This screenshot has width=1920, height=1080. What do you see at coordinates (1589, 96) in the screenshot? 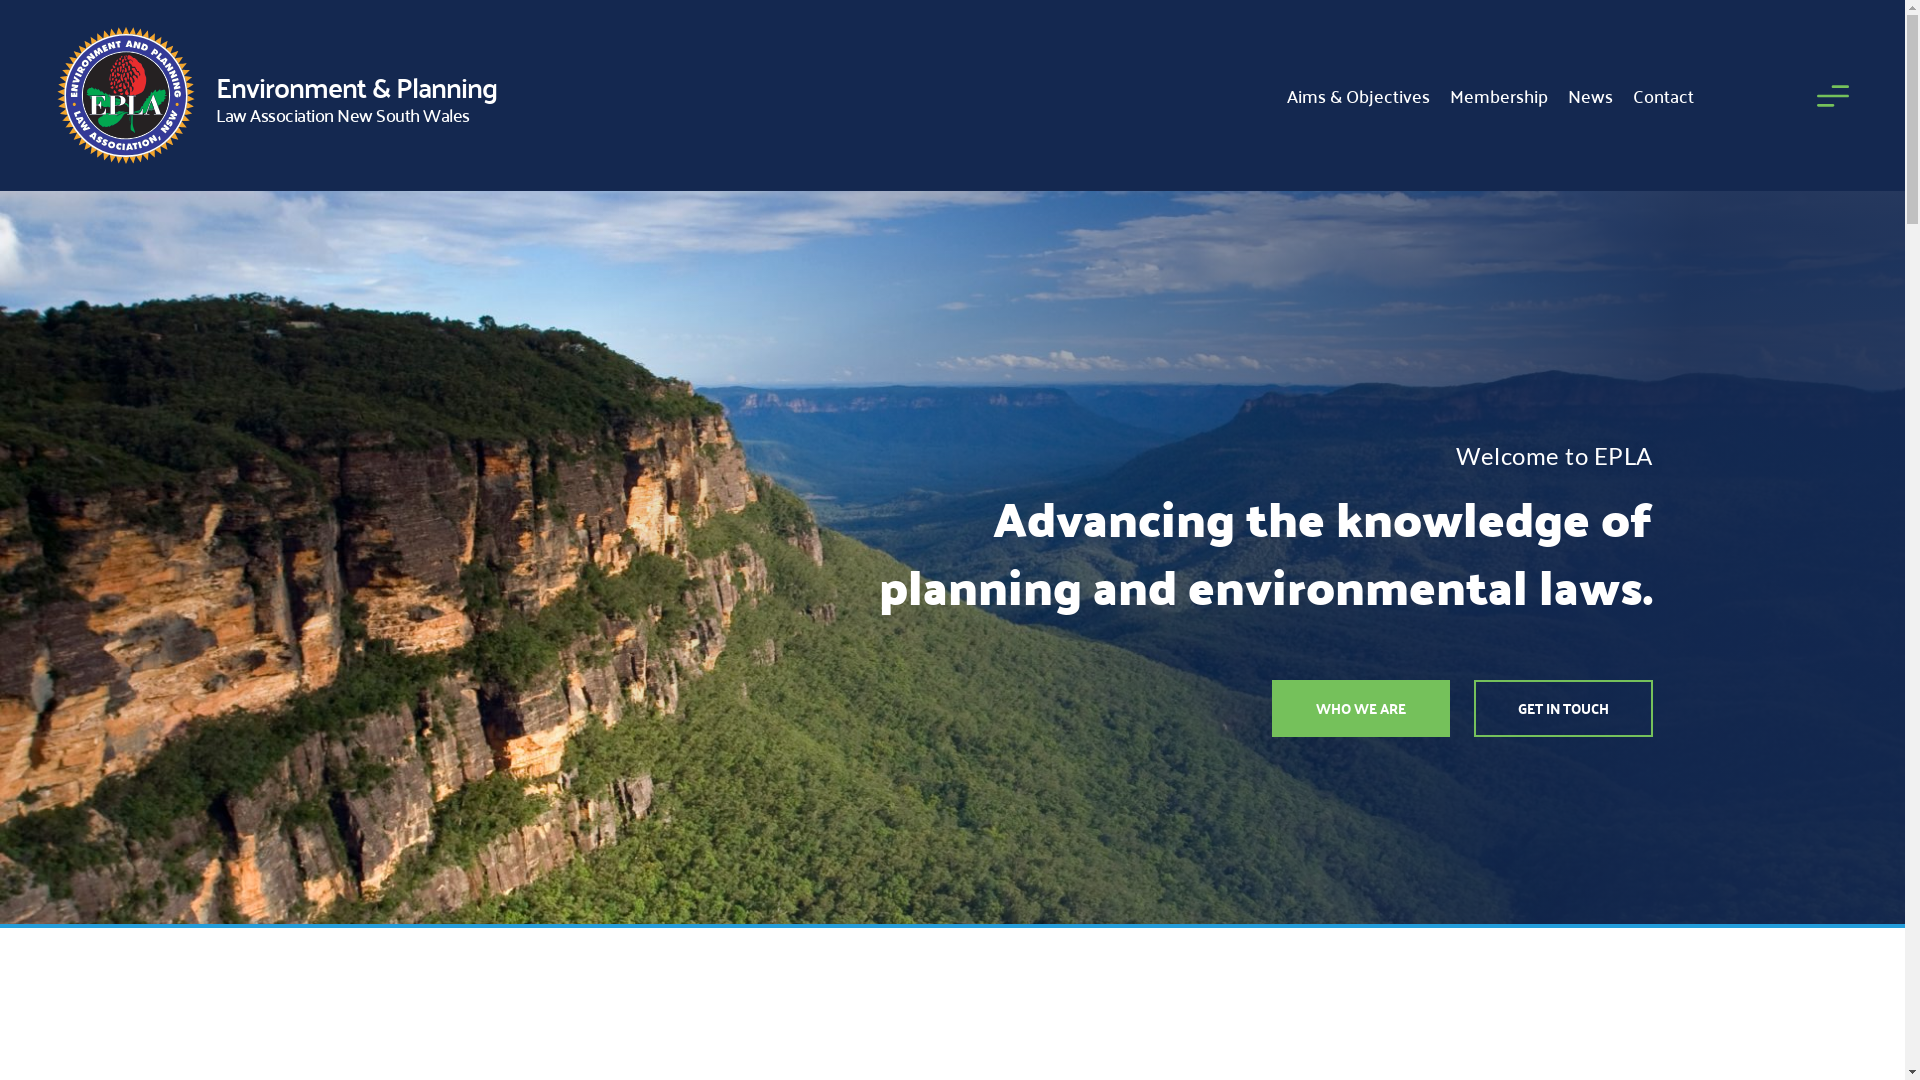
I see `'News'` at bounding box center [1589, 96].